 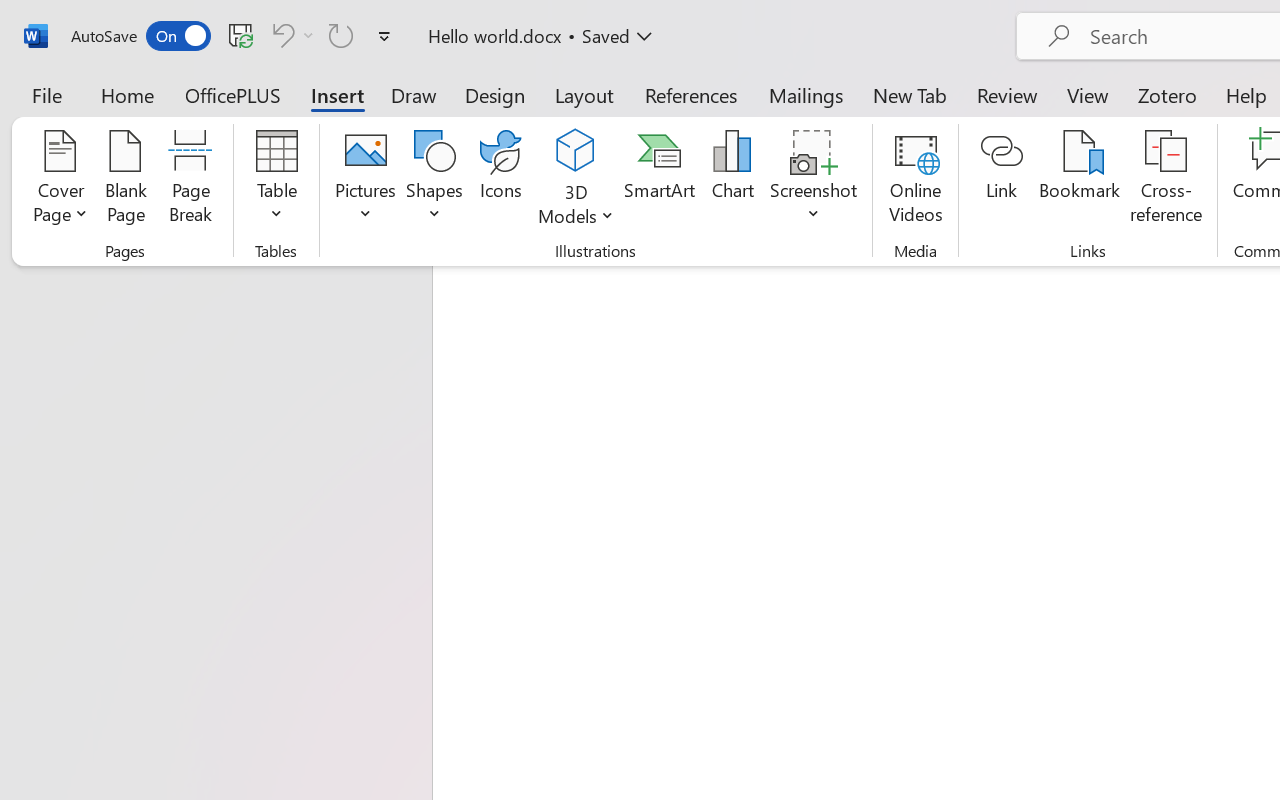 What do you see at coordinates (127, 94) in the screenshot?
I see `'Home'` at bounding box center [127, 94].